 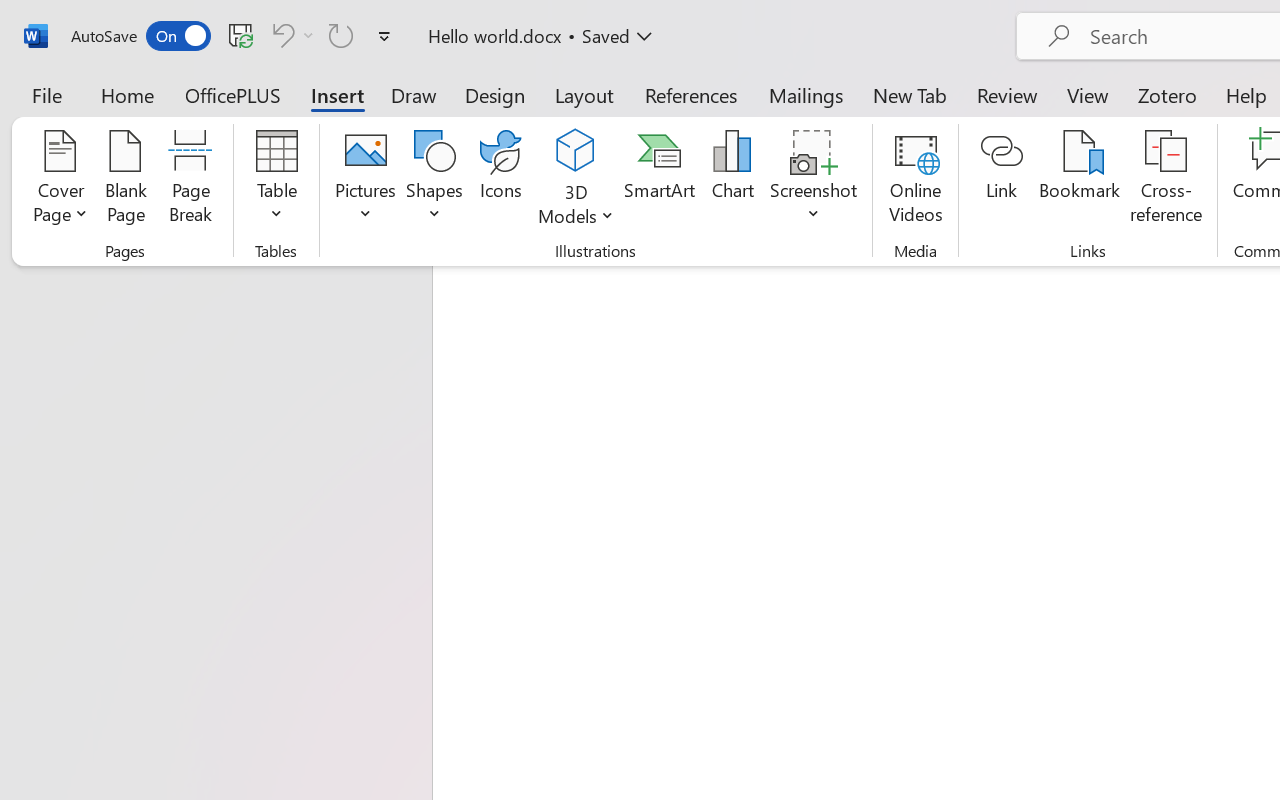 What do you see at coordinates (127, 94) in the screenshot?
I see `'Home'` at bounding box center [127, 94].